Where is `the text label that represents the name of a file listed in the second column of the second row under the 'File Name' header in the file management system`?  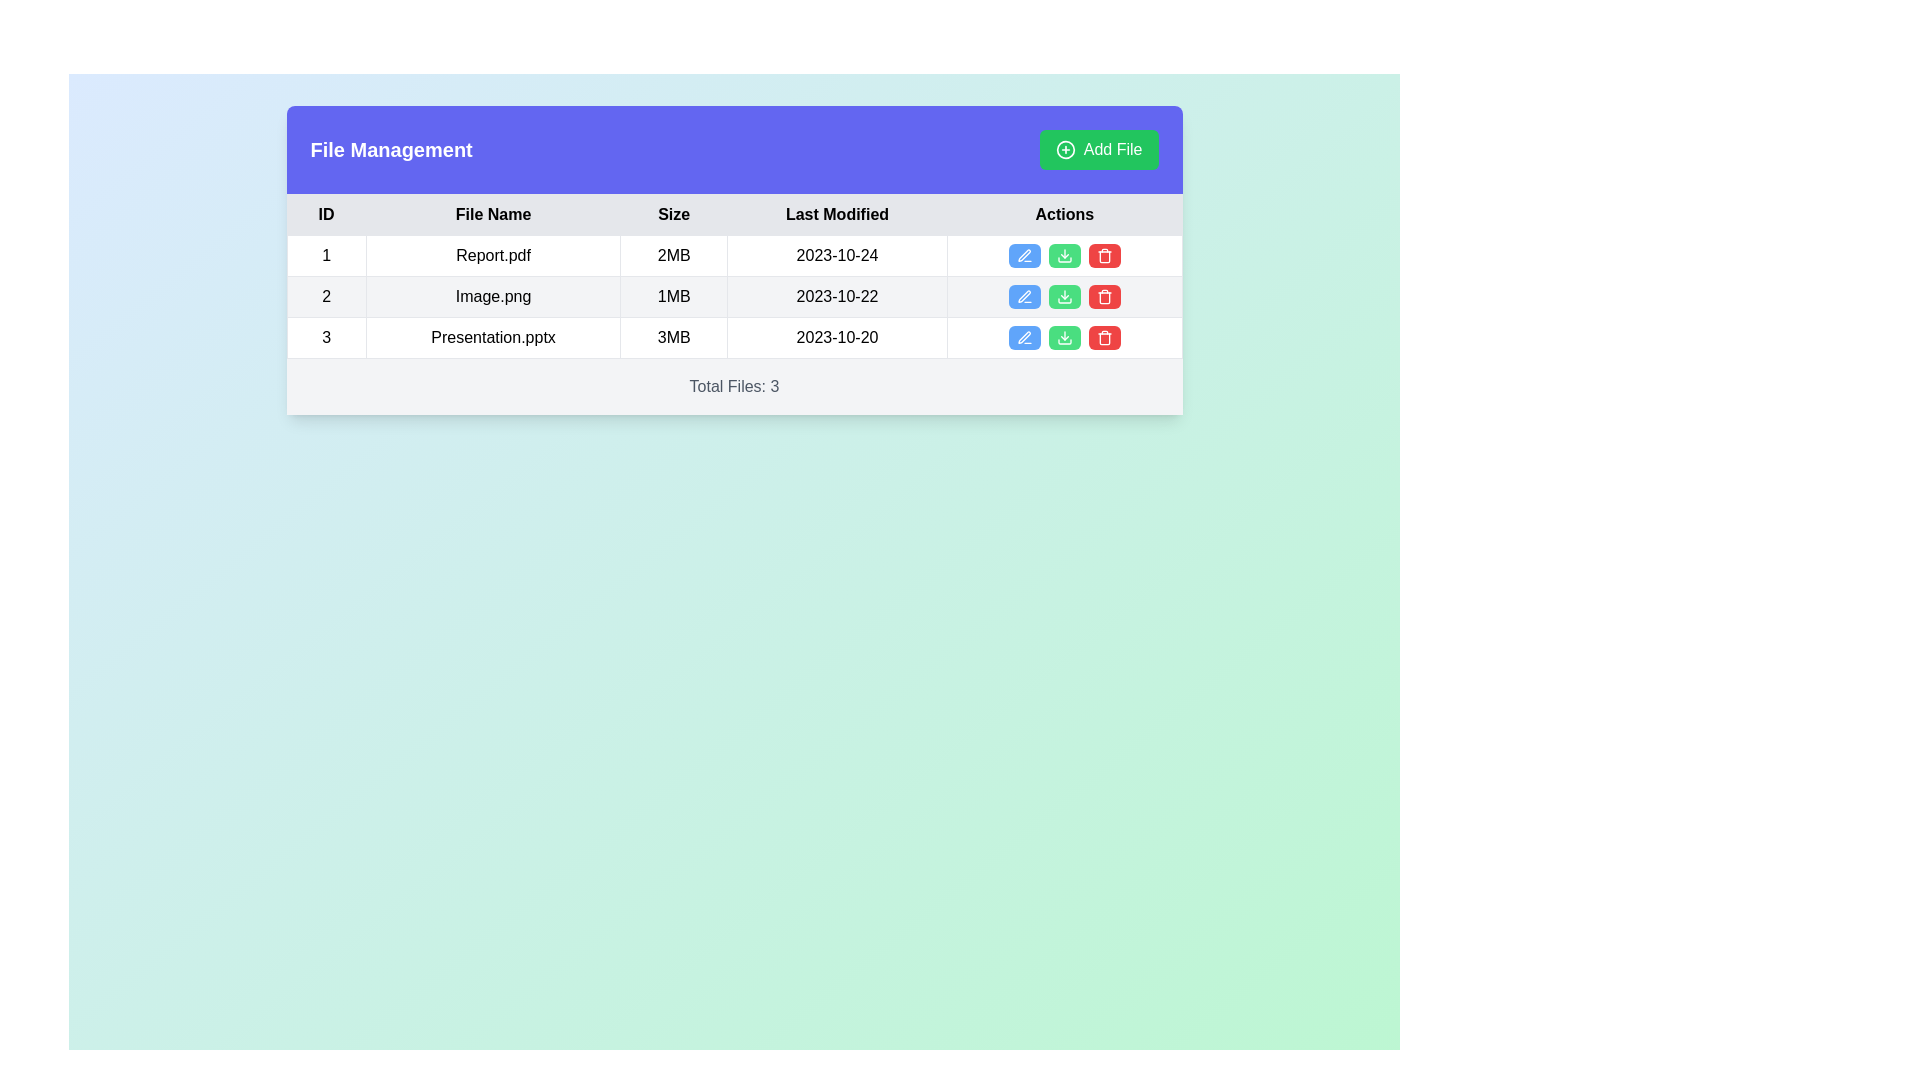 the text label that represents the name of a file listed in the second column of the second row under the 'File Name' header in the file management system is located at coordinates (493, 297).